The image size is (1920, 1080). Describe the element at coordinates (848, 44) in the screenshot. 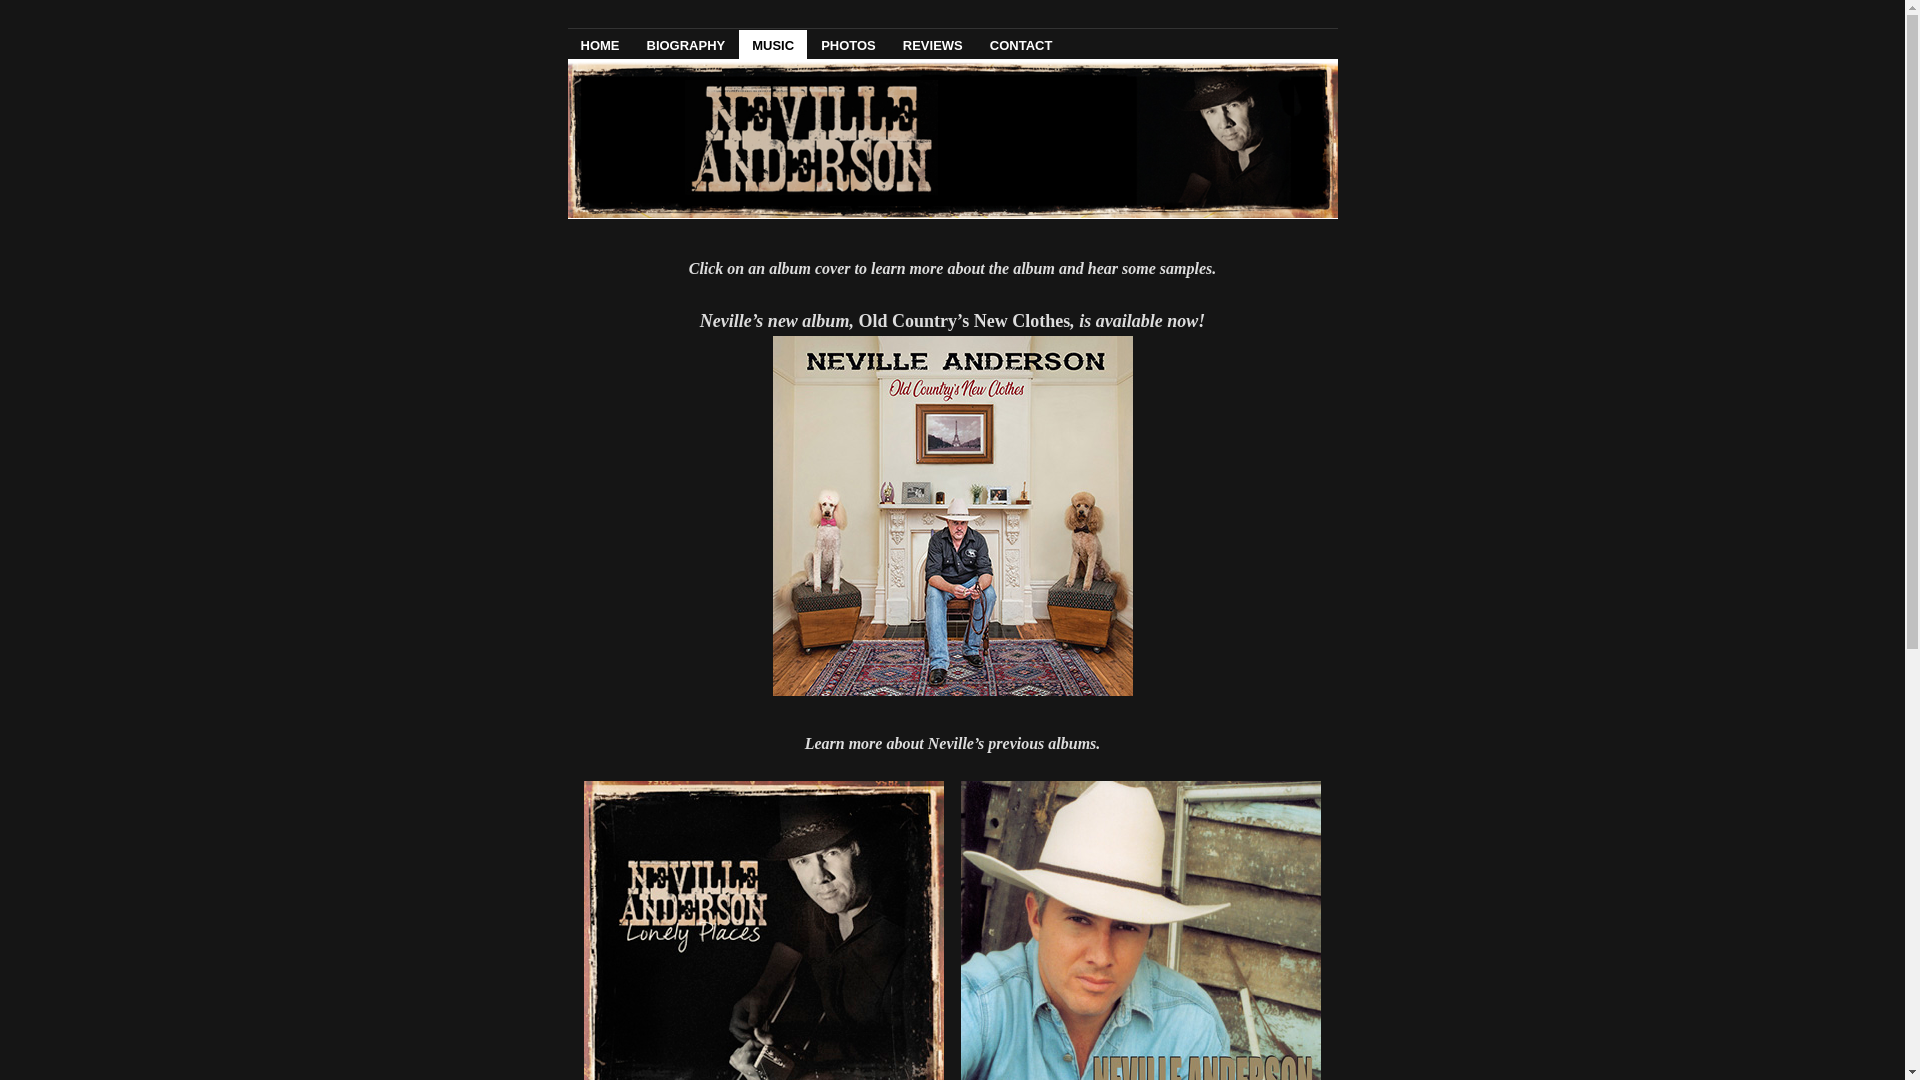

I see `'PHOTOS'` at that location.